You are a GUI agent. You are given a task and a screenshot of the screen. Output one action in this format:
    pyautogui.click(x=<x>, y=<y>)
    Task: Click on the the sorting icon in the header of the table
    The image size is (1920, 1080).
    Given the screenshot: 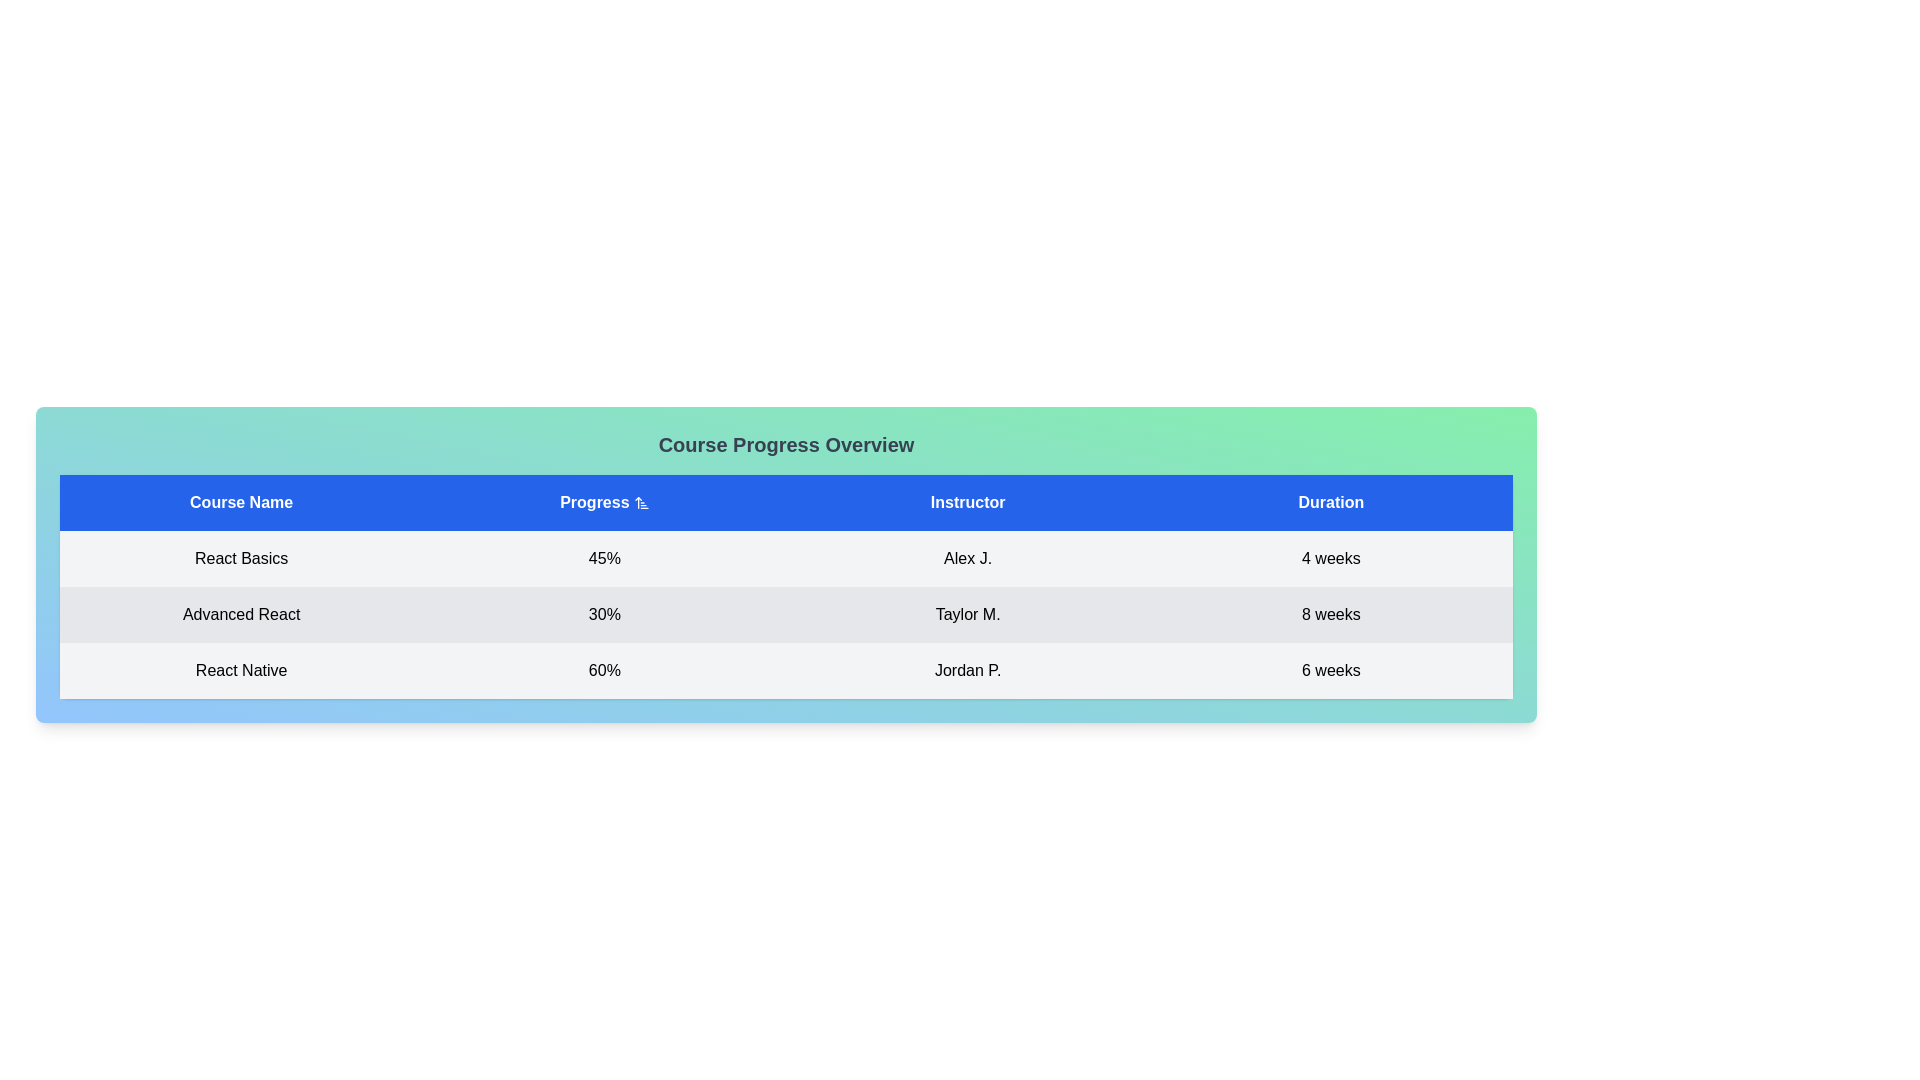 What is the action you would take?
    pyautogui.click(x=641, y=501)
    